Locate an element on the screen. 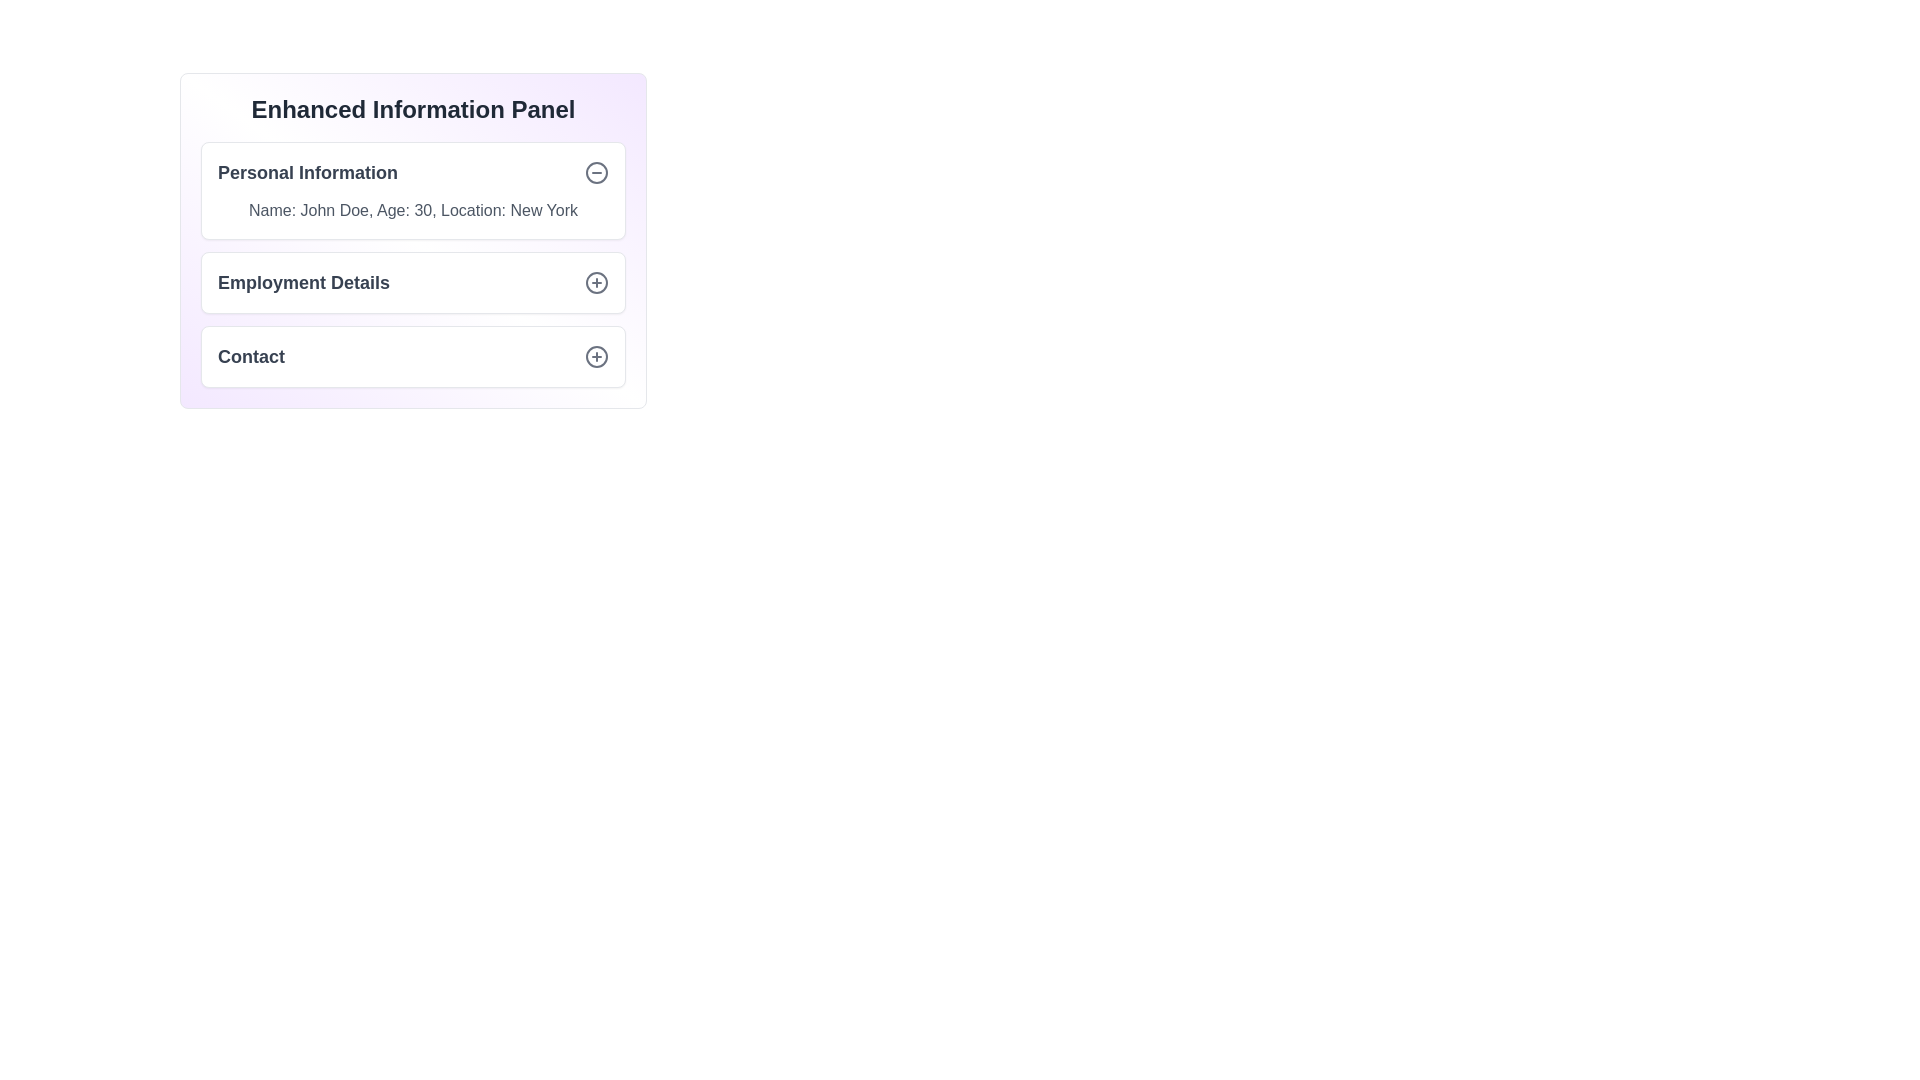 Image resolution: width=1920 pixels, height=1080 pixels. text content of the header label located in the middle section of the 'Enhanced Information Panel' sidebar, which is positioned beneath 'Personal Information' and above 'Contact' is located at coordinates (302, 282).